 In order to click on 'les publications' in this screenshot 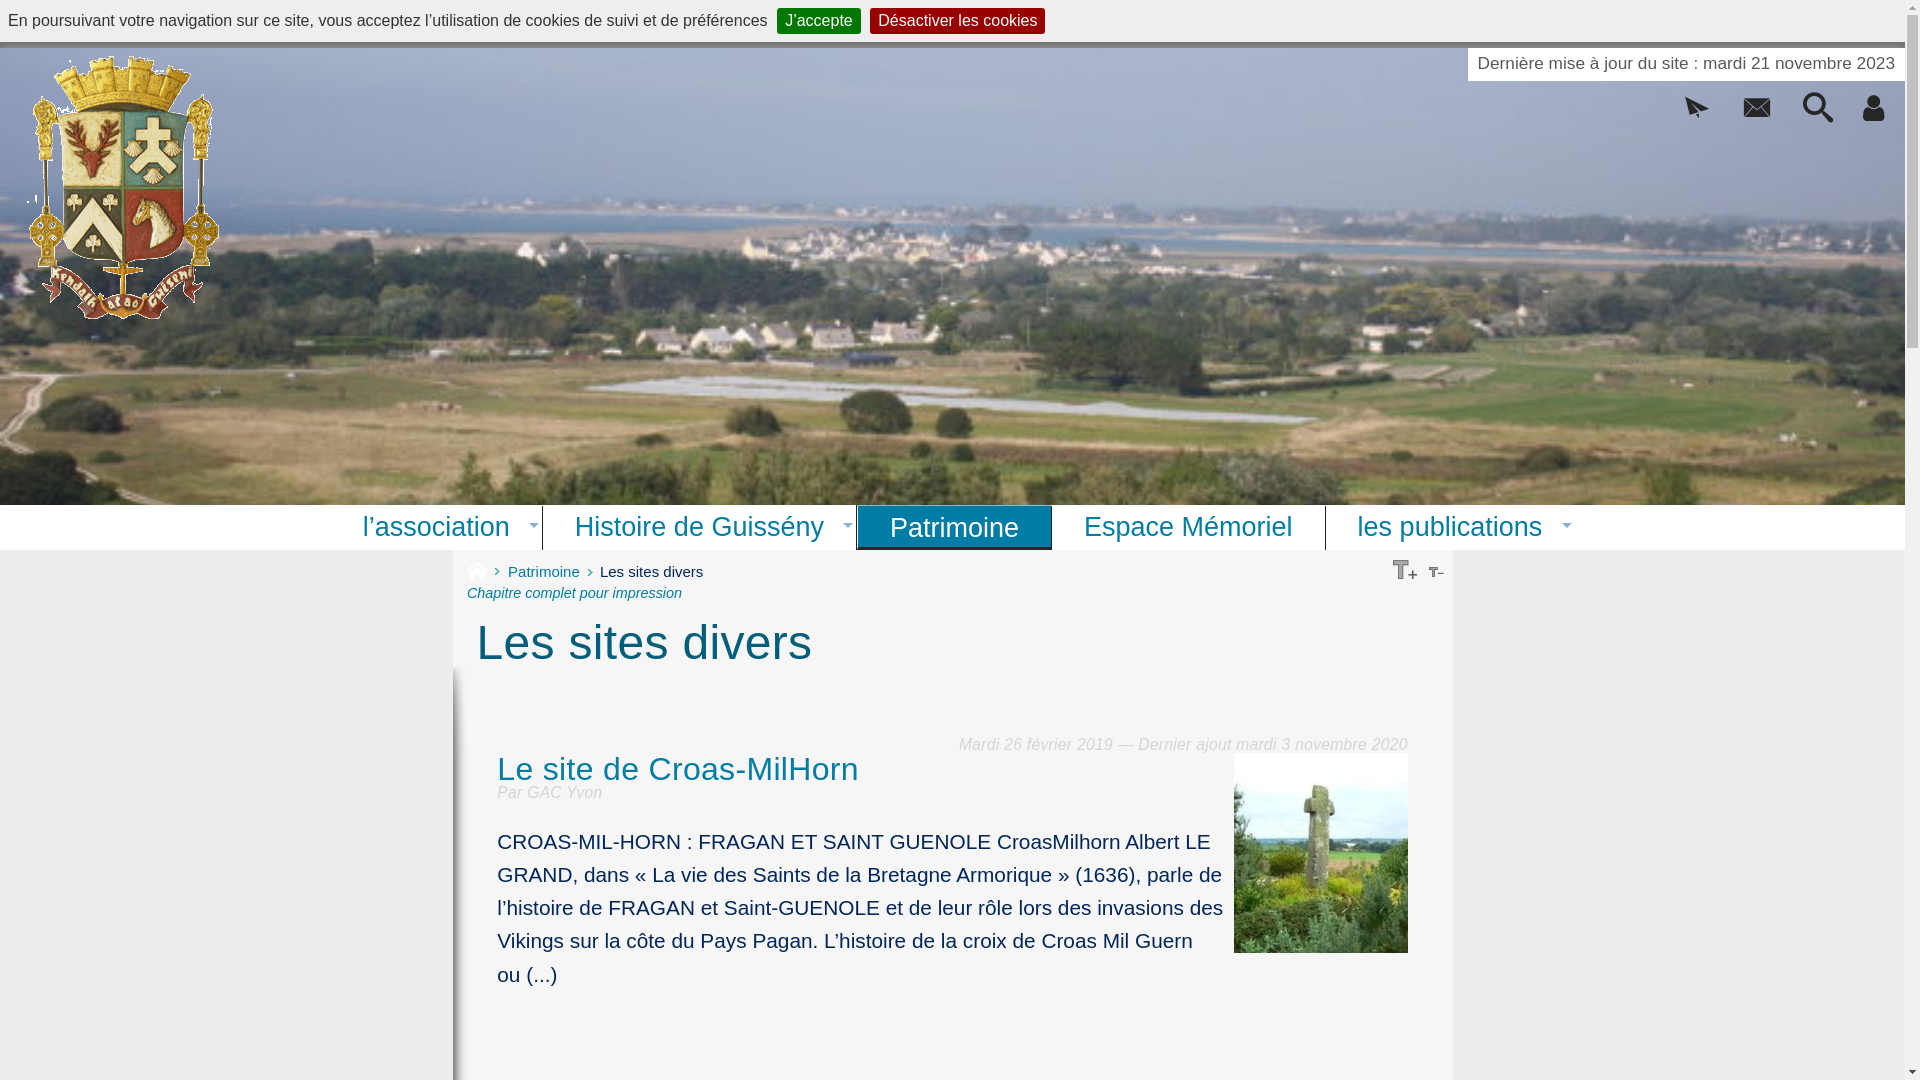, I will do `click(1450, 527)`.